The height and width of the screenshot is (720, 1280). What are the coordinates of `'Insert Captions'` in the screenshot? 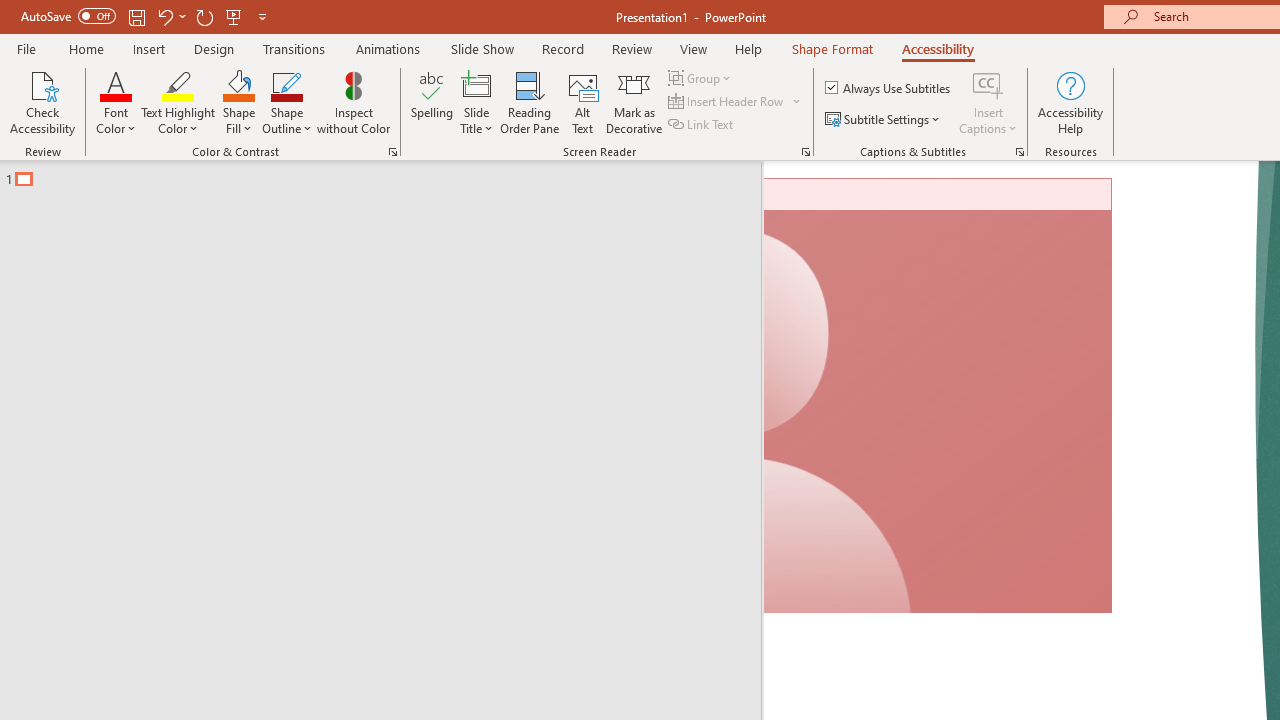 It's located at (988, 84).